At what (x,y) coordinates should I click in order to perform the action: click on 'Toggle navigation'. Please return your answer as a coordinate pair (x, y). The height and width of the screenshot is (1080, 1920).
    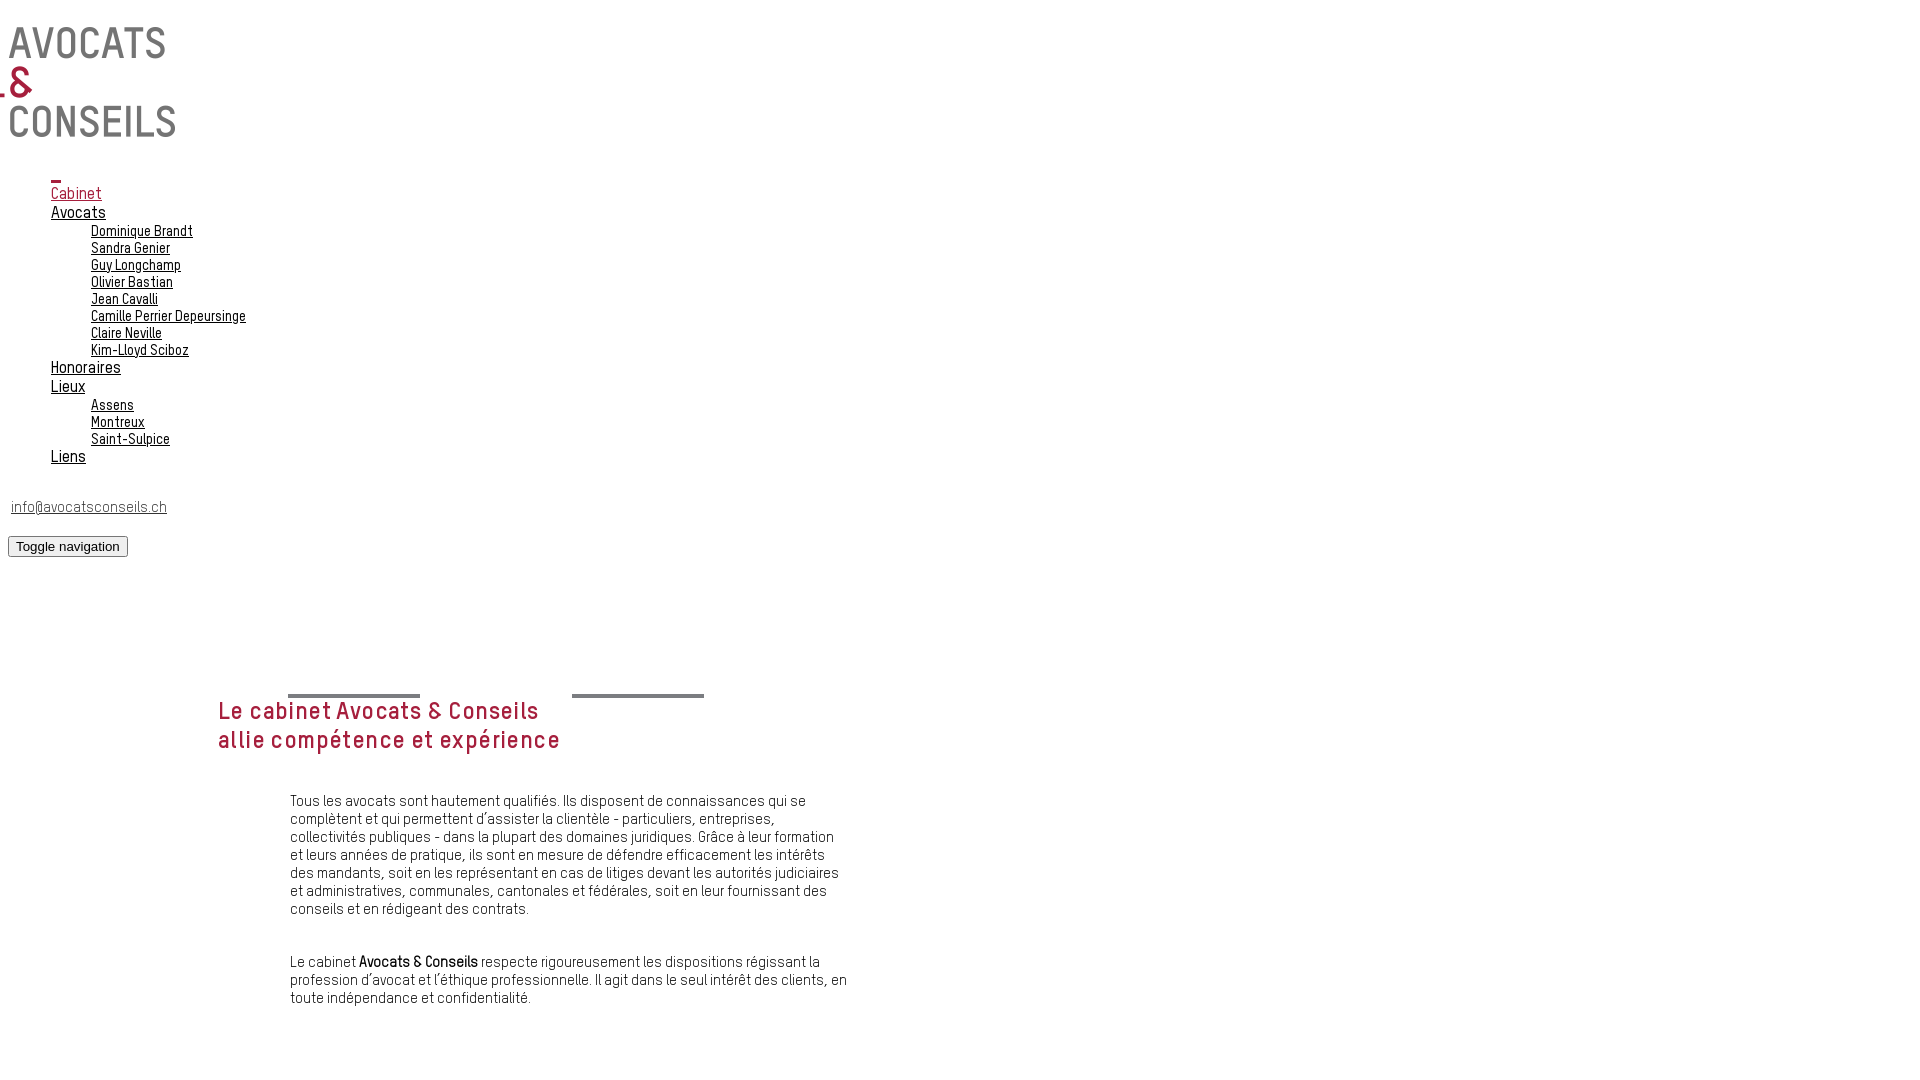
    Looking at the image, I should click on (8, 546).